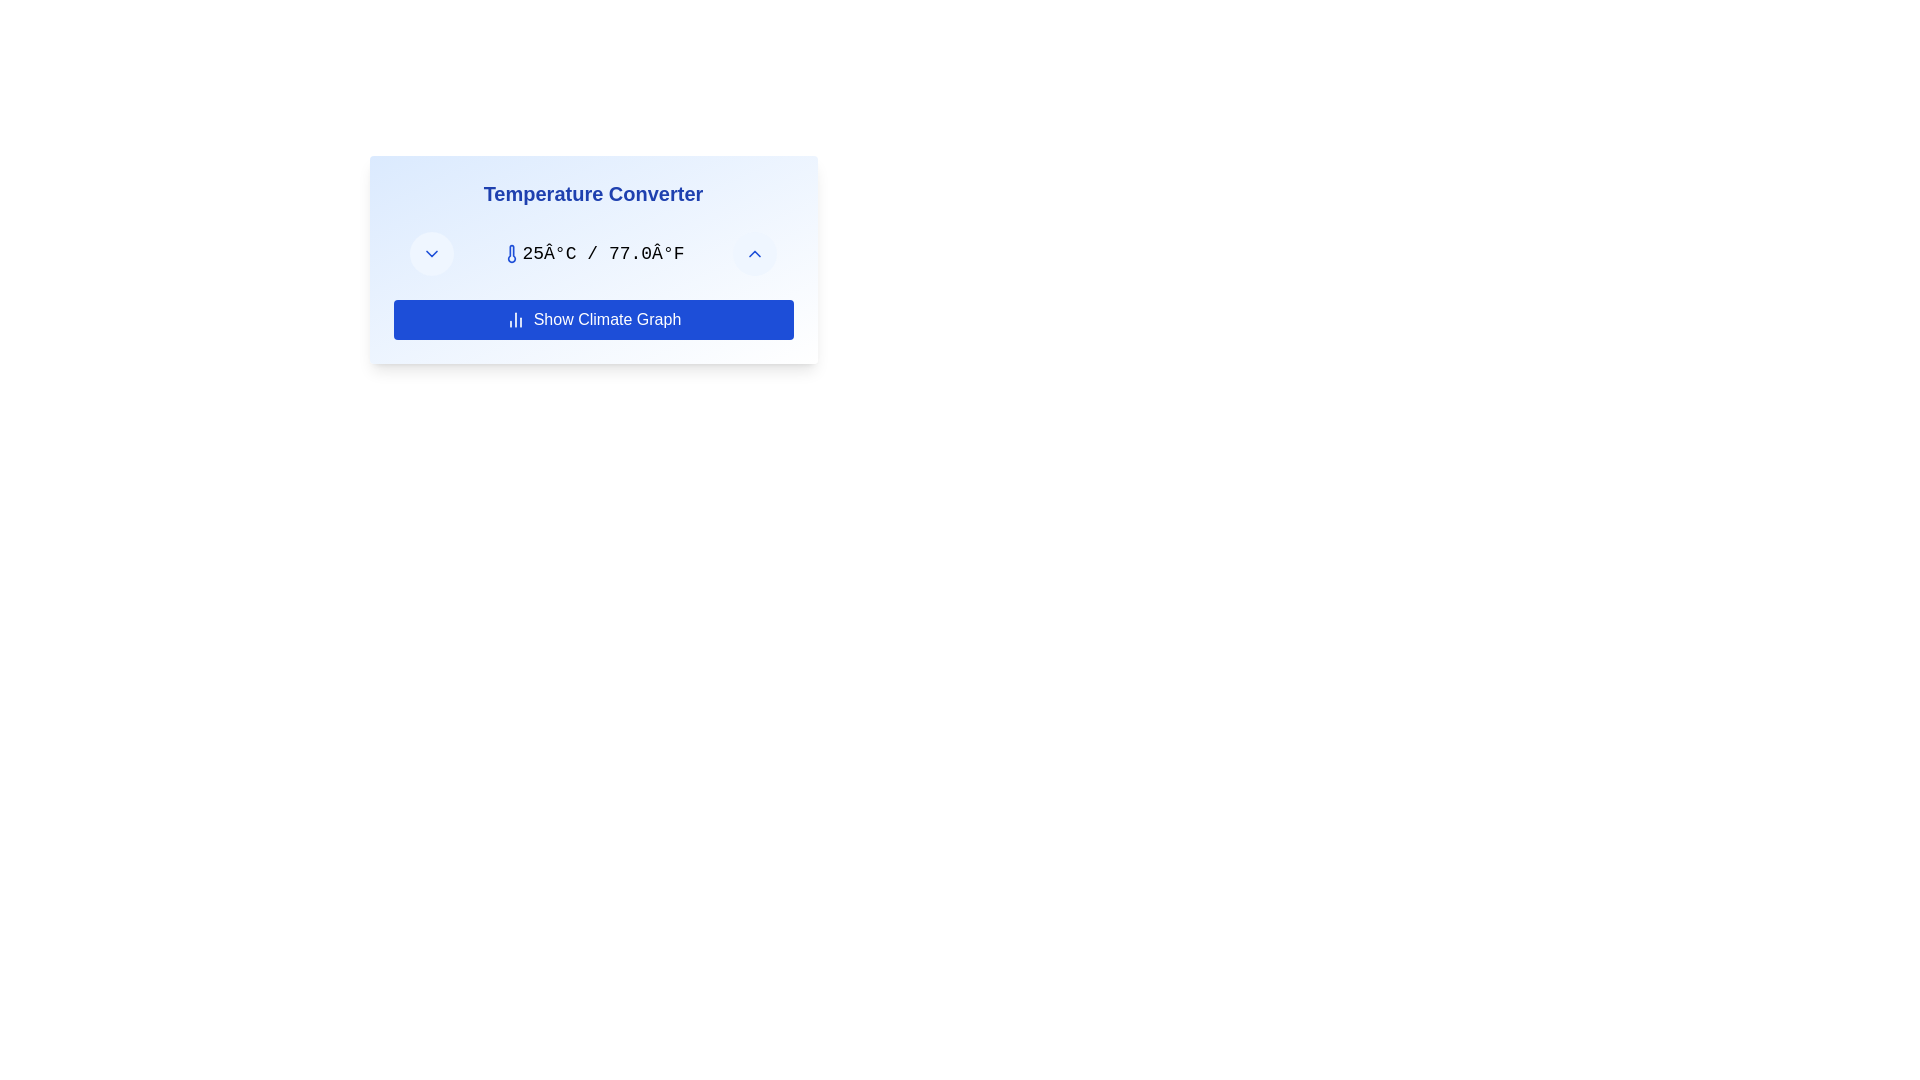 This screenshot has width=1920, height=1080. I want to click on the downward-pointing blue chevron icon within the circular button at the top-left corner of the 'Temperature Converter' panel, so click(430, 253).